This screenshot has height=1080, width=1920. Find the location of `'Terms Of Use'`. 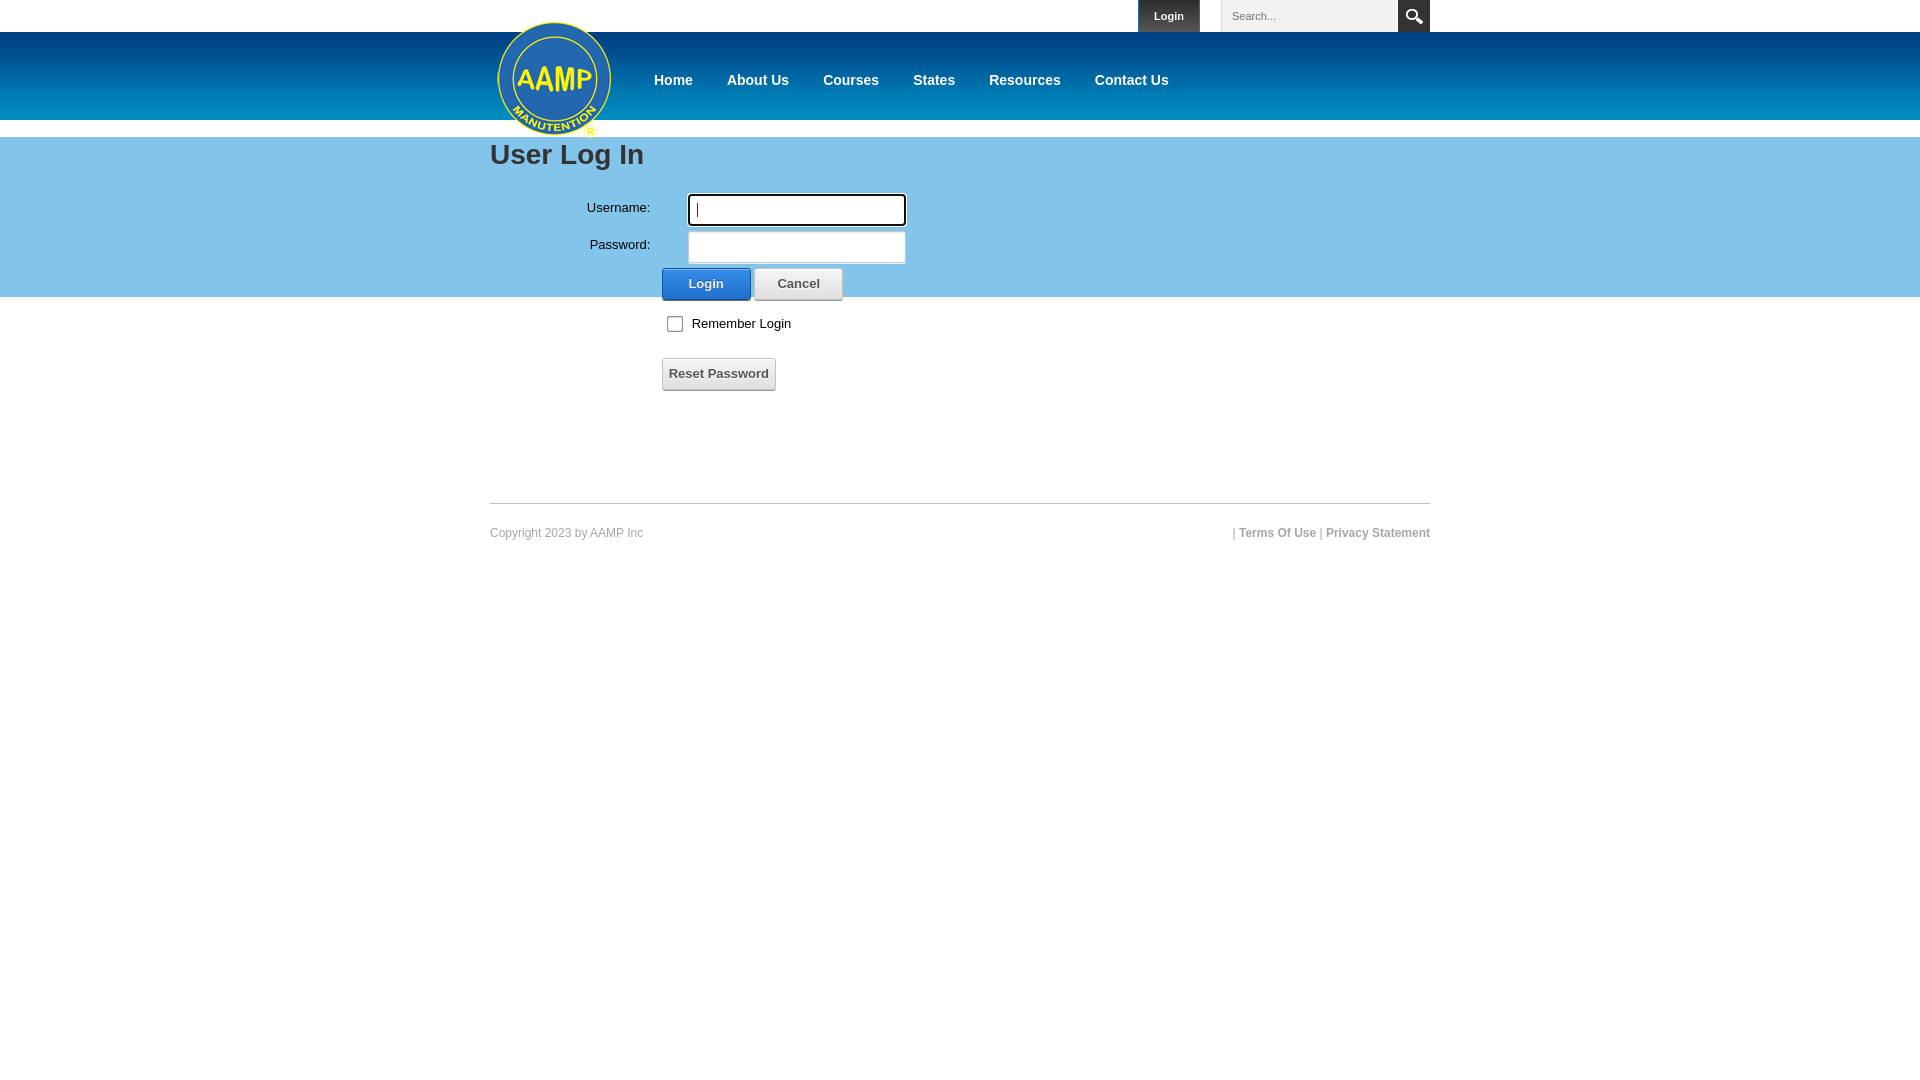

'Terms Of Use' is located at coordinates (1276, 531).